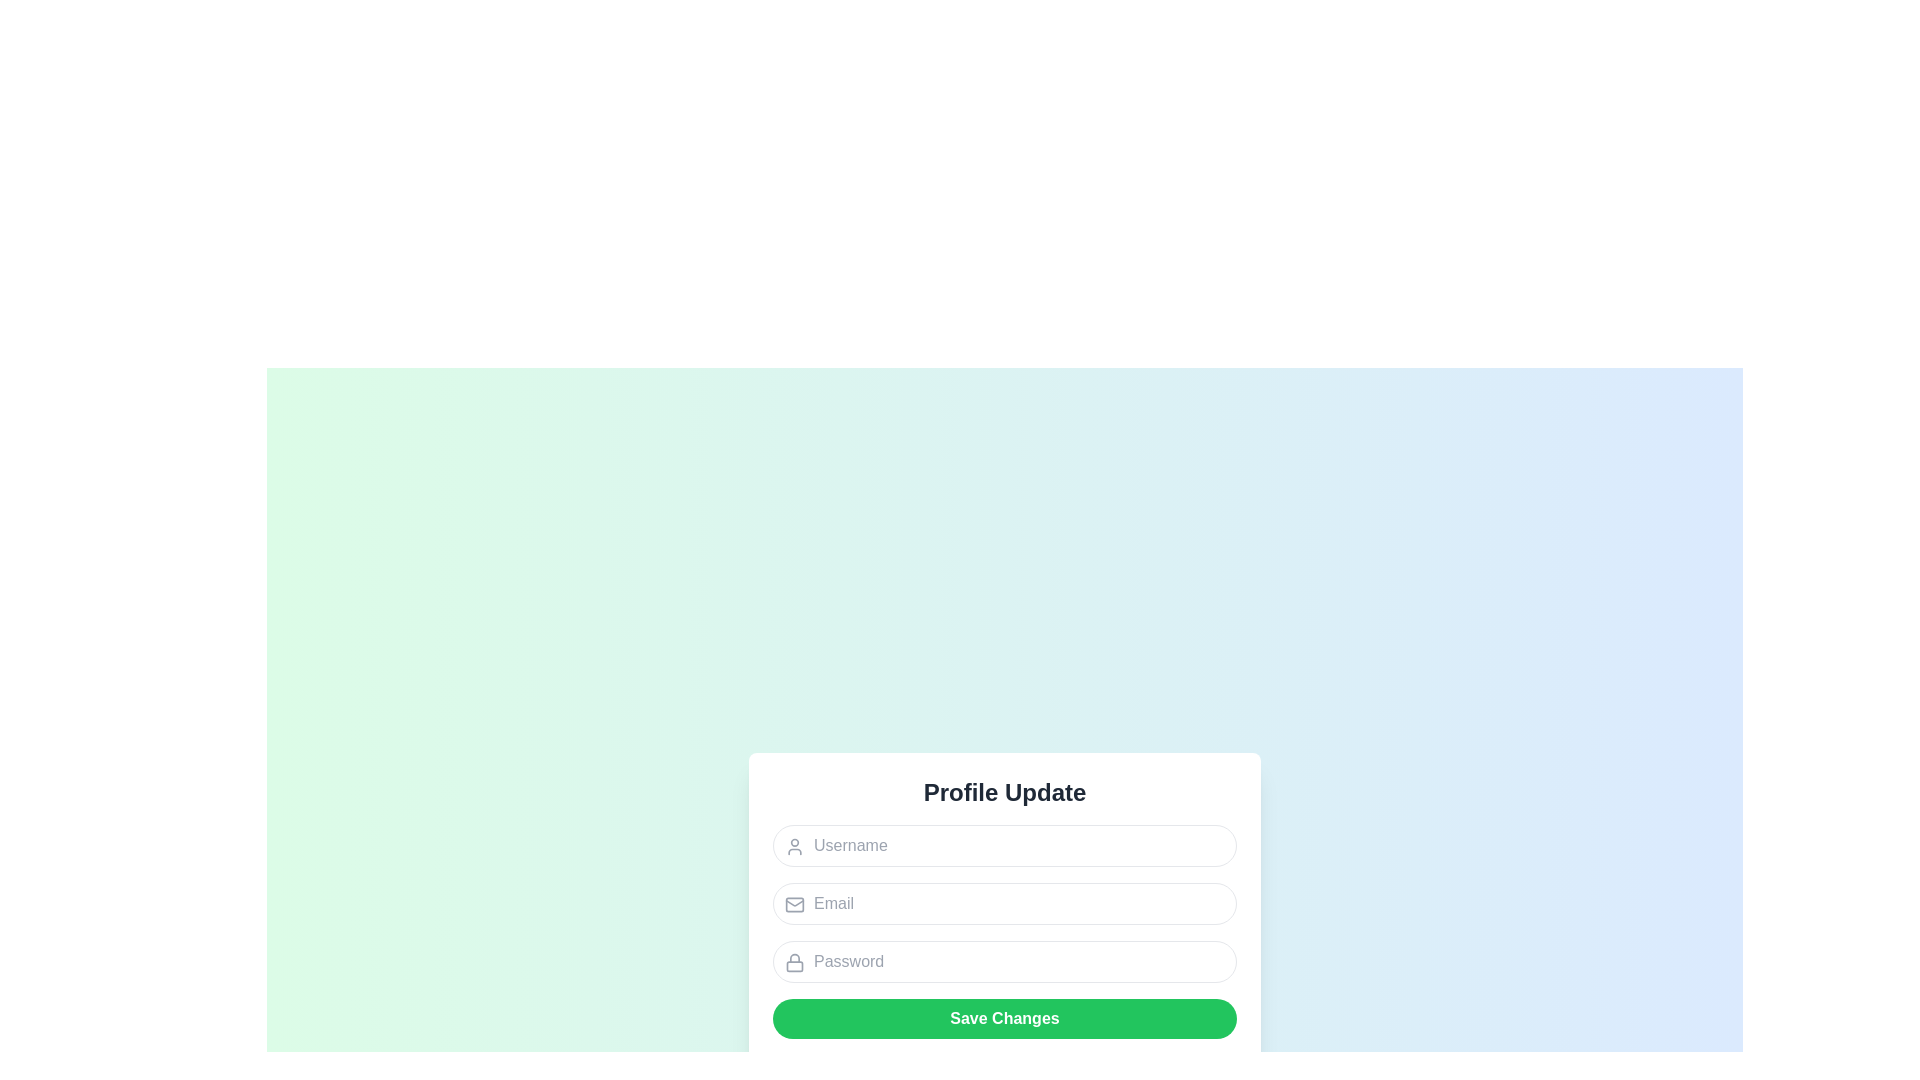 This screenshot has width=1920, height=1080. Describe the element at coordinates (794, 905) in the screenshot. I see `the assistive icon located to the left of the 'Email' input field within the profile update form` at that location.